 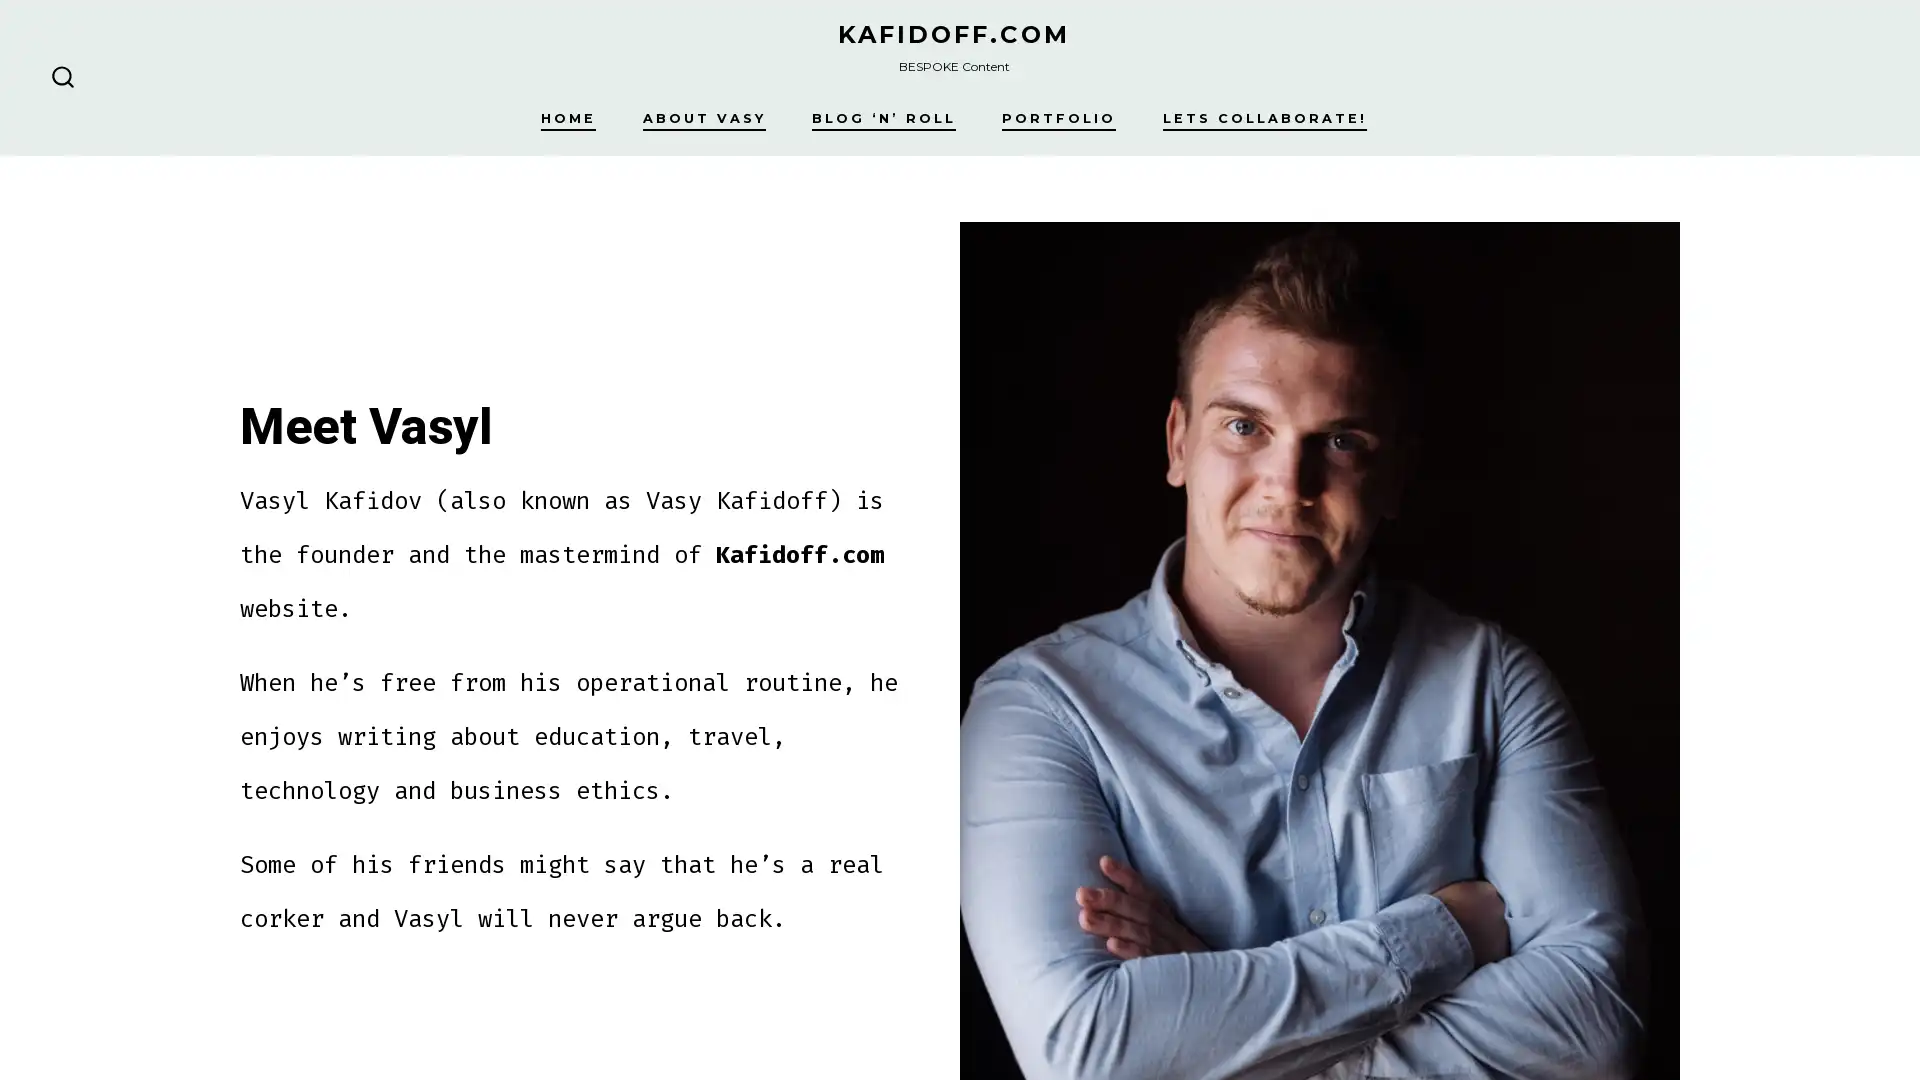 I want to click on SEARCH TOGGLE, so click(x=62, y=76).